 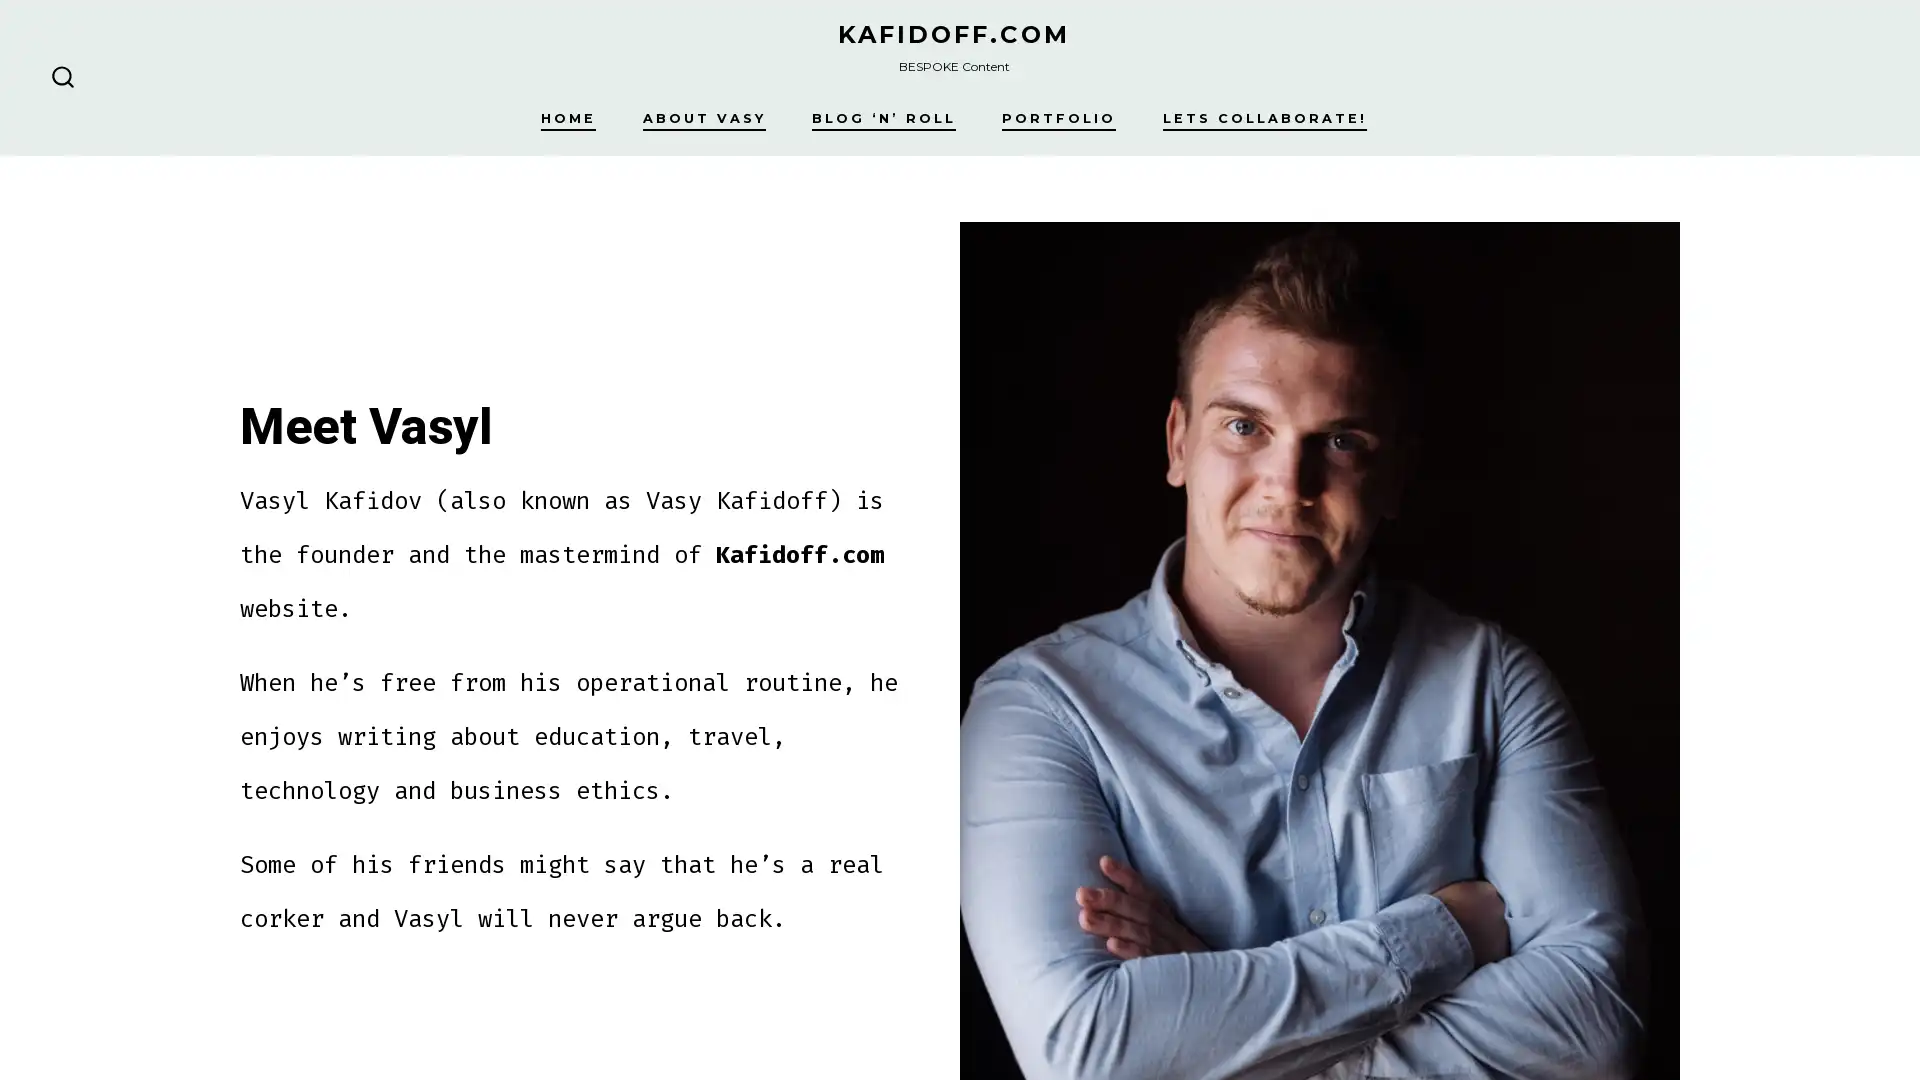 I want to click on SEARCH TOGGLE, so click(x=62, y=76).